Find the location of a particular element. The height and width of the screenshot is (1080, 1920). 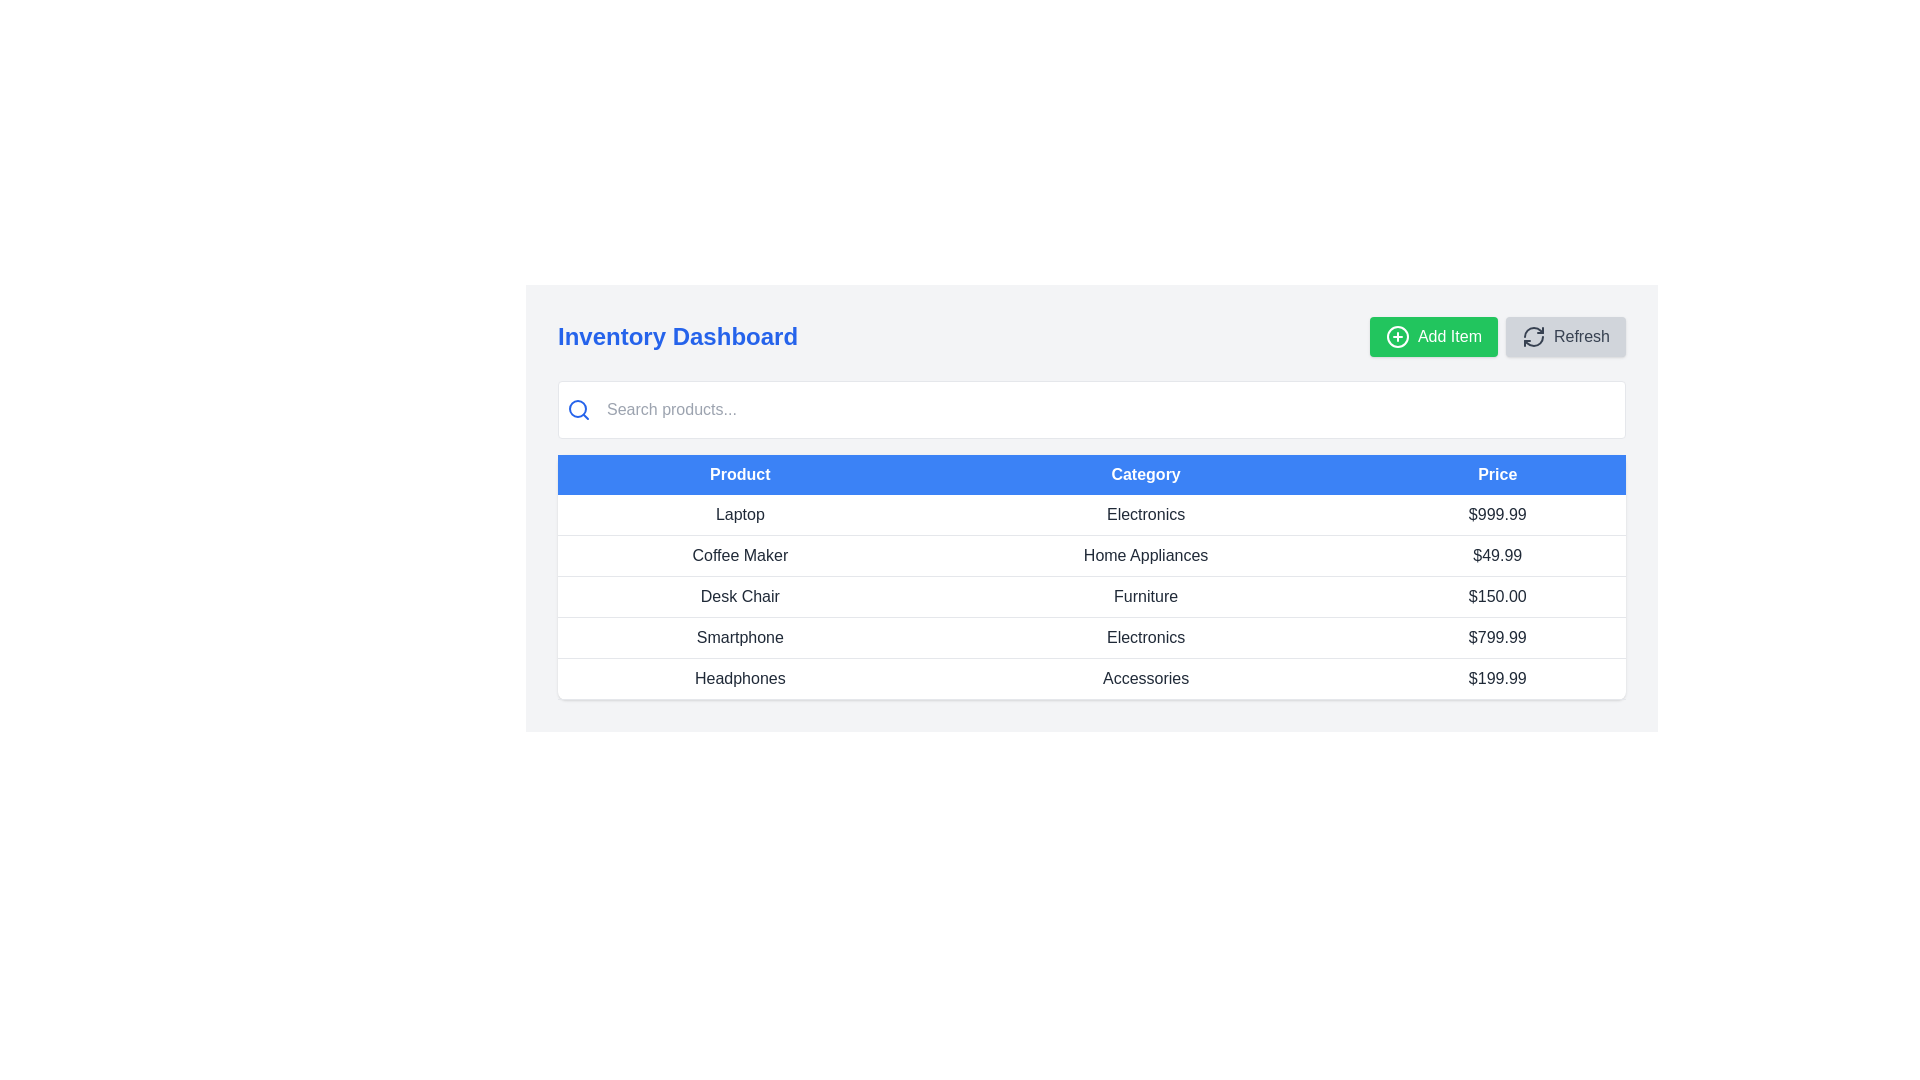

the last table row that provides information about a product, which includes its name, category, and price is located at coordinates (1090, 677).